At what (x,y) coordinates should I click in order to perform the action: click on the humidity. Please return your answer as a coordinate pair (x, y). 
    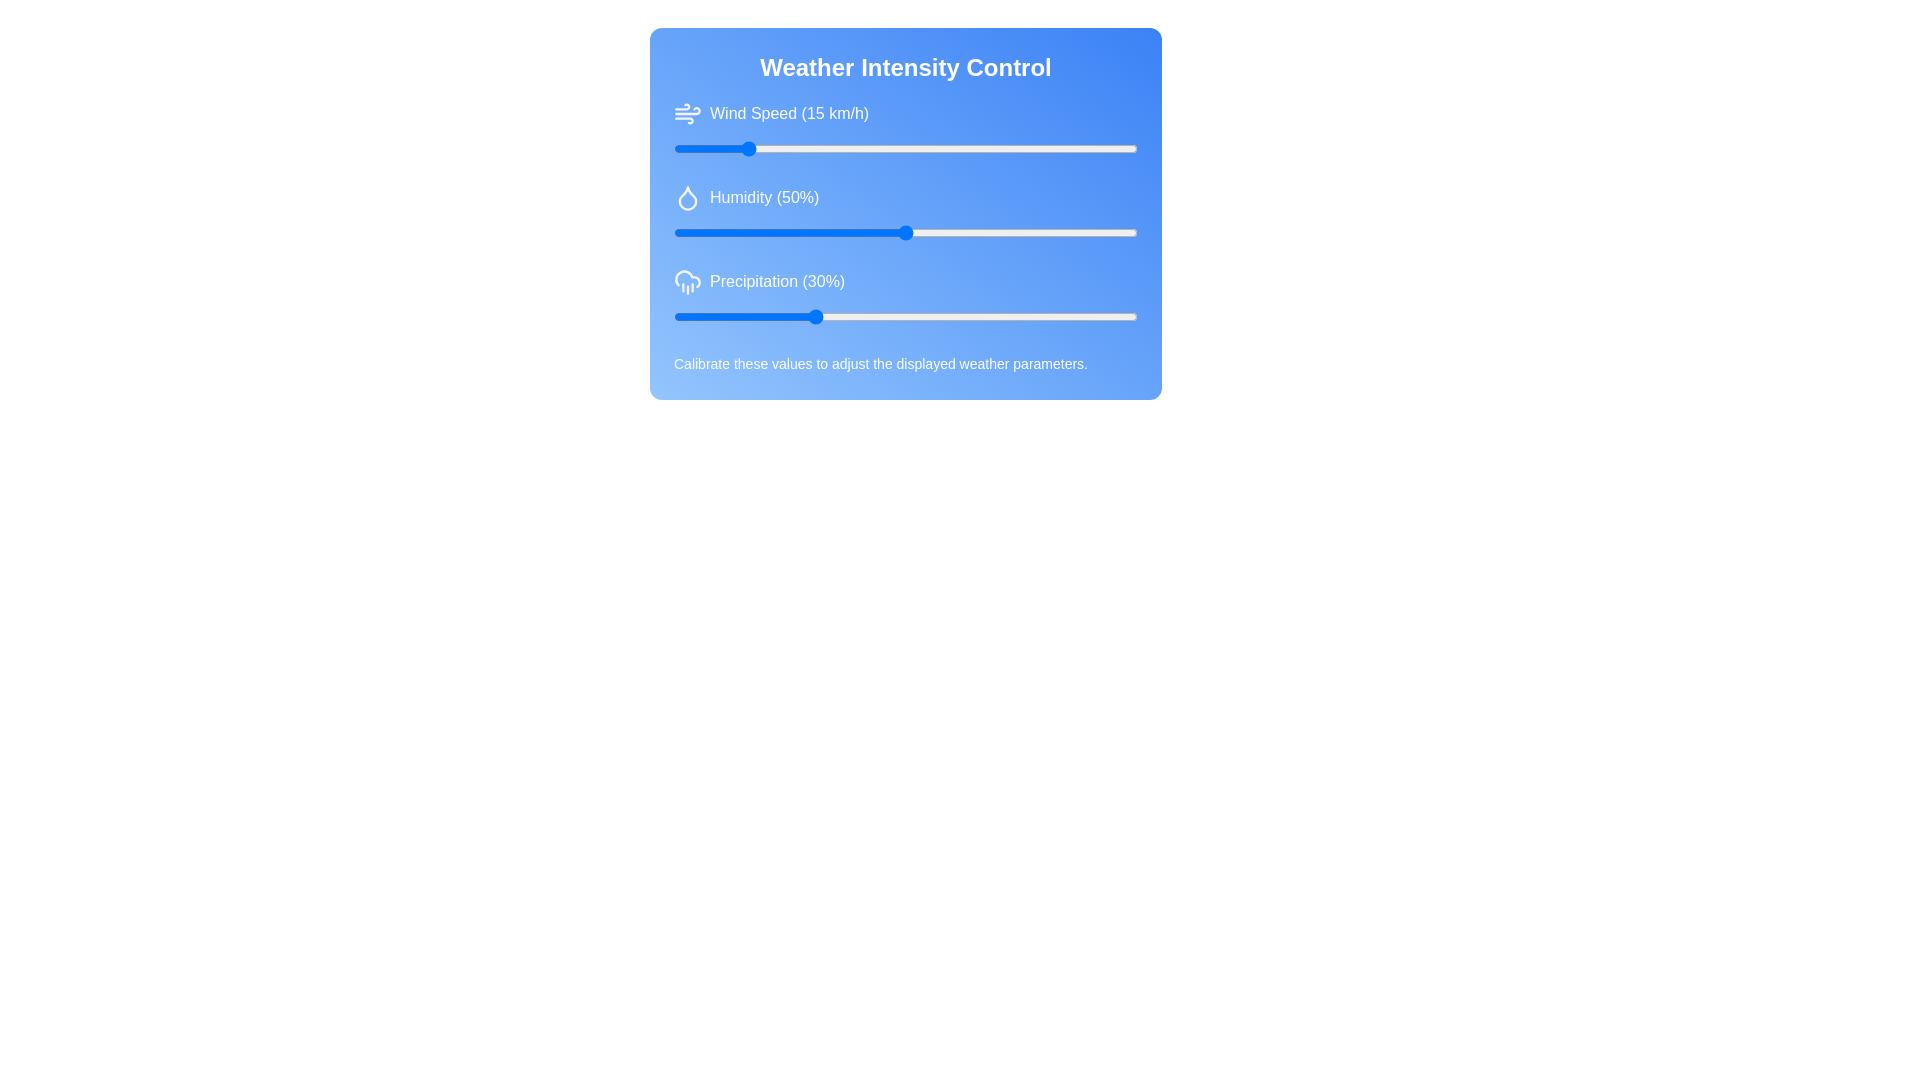
    Looking at the image, I should click on (994, 231).